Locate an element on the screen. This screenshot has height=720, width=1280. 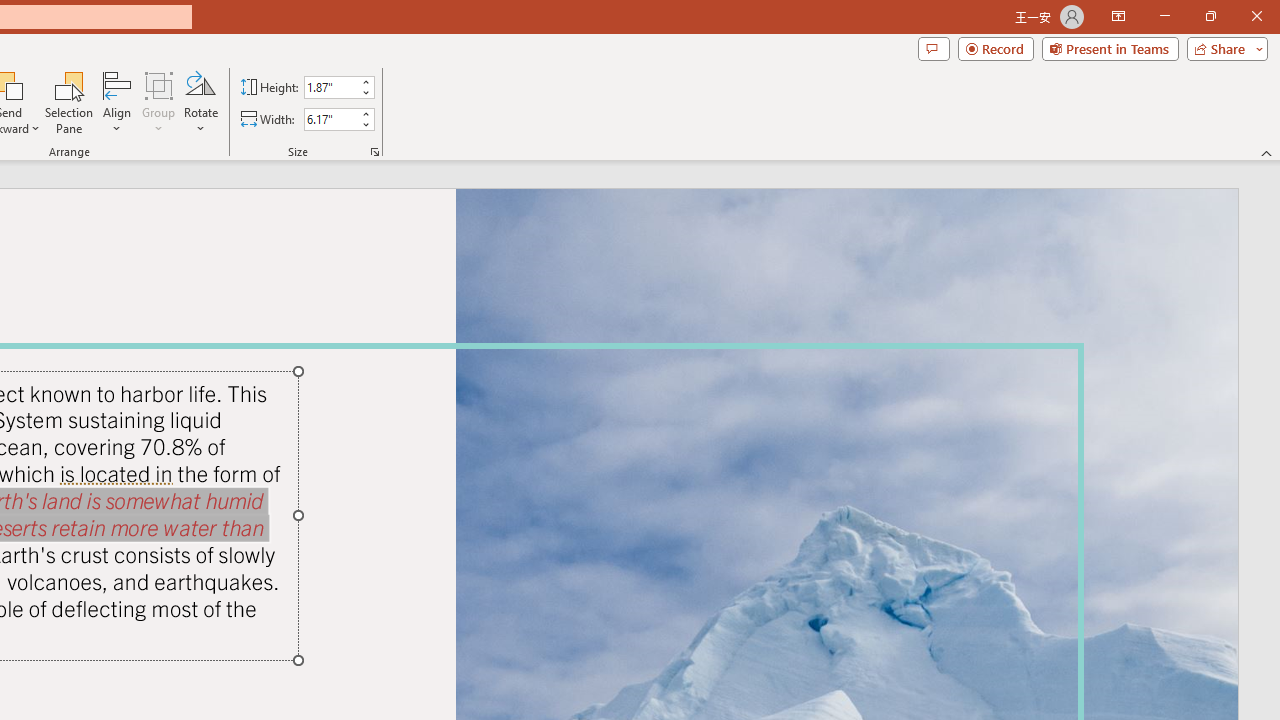
'Restore Down' is located at coordinates (1209, 16).